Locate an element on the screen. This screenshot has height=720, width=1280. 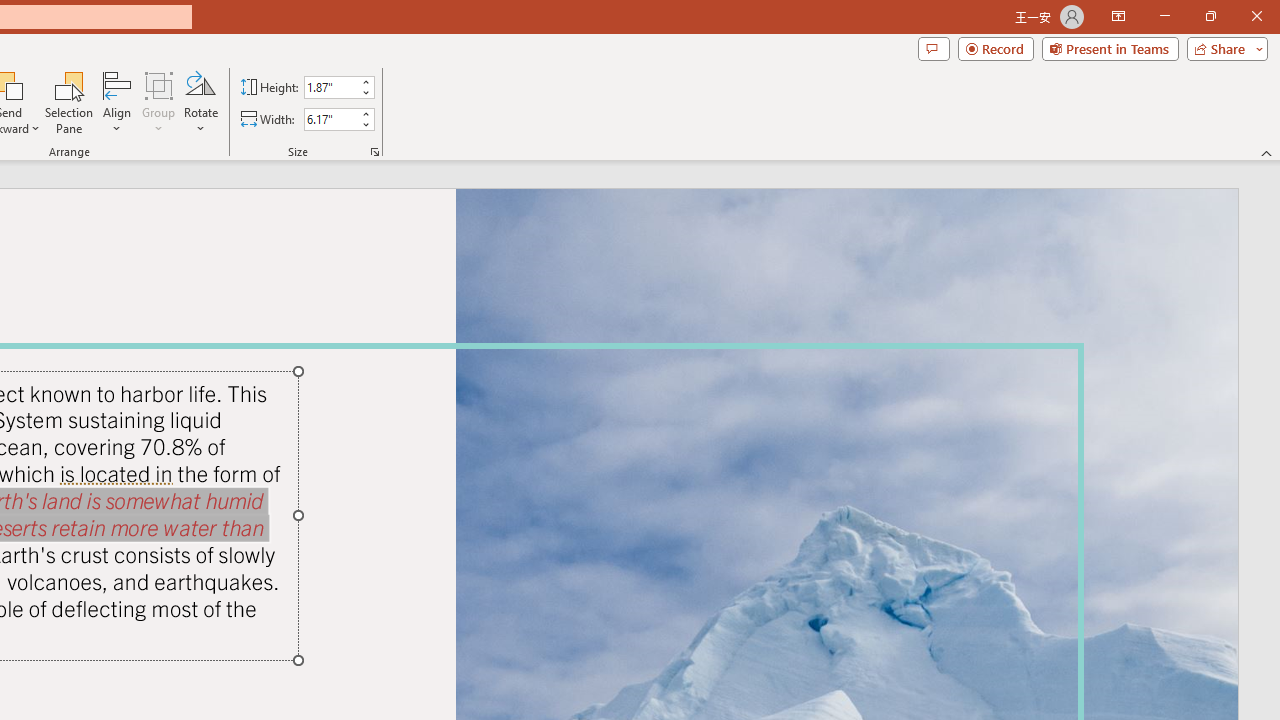
'Restore Down' is located at coordinates (1209, 16).